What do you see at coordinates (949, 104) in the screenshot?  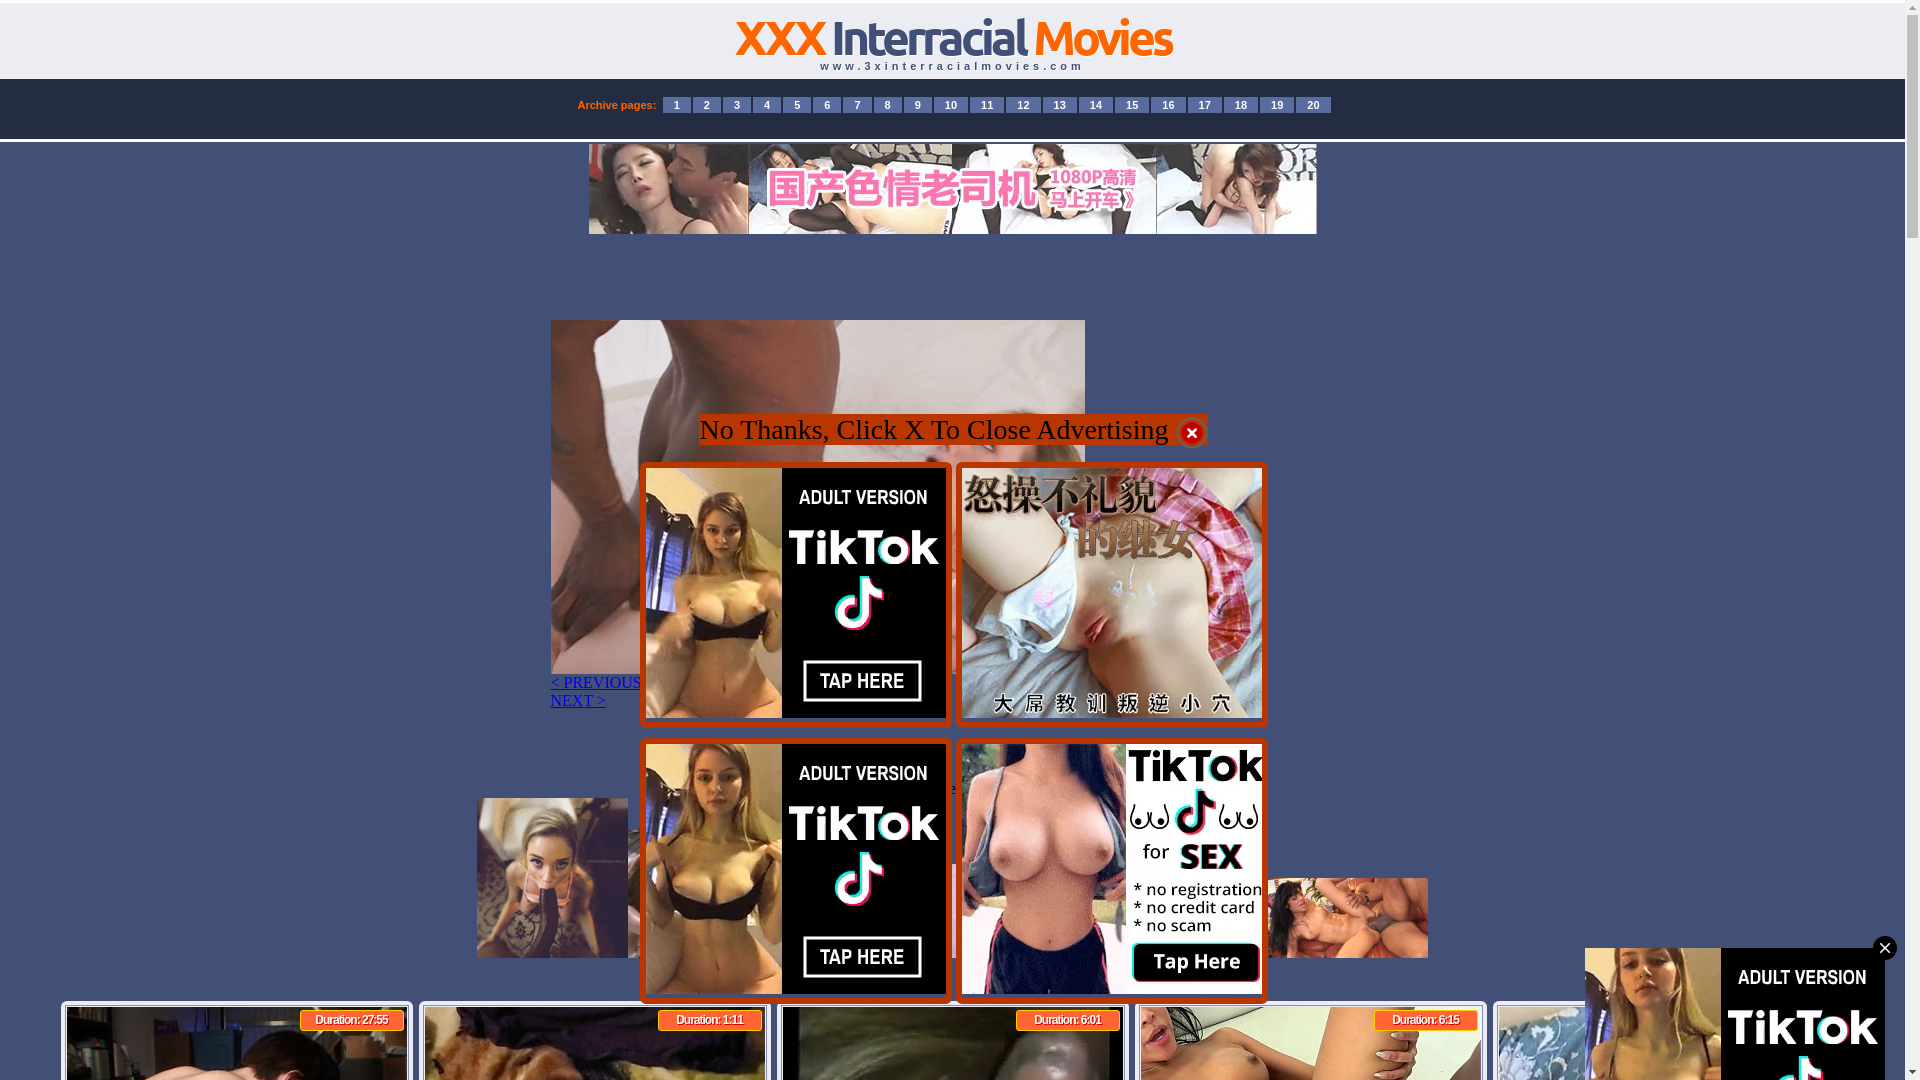 I see `'10'` at bounding box center [949, 104].